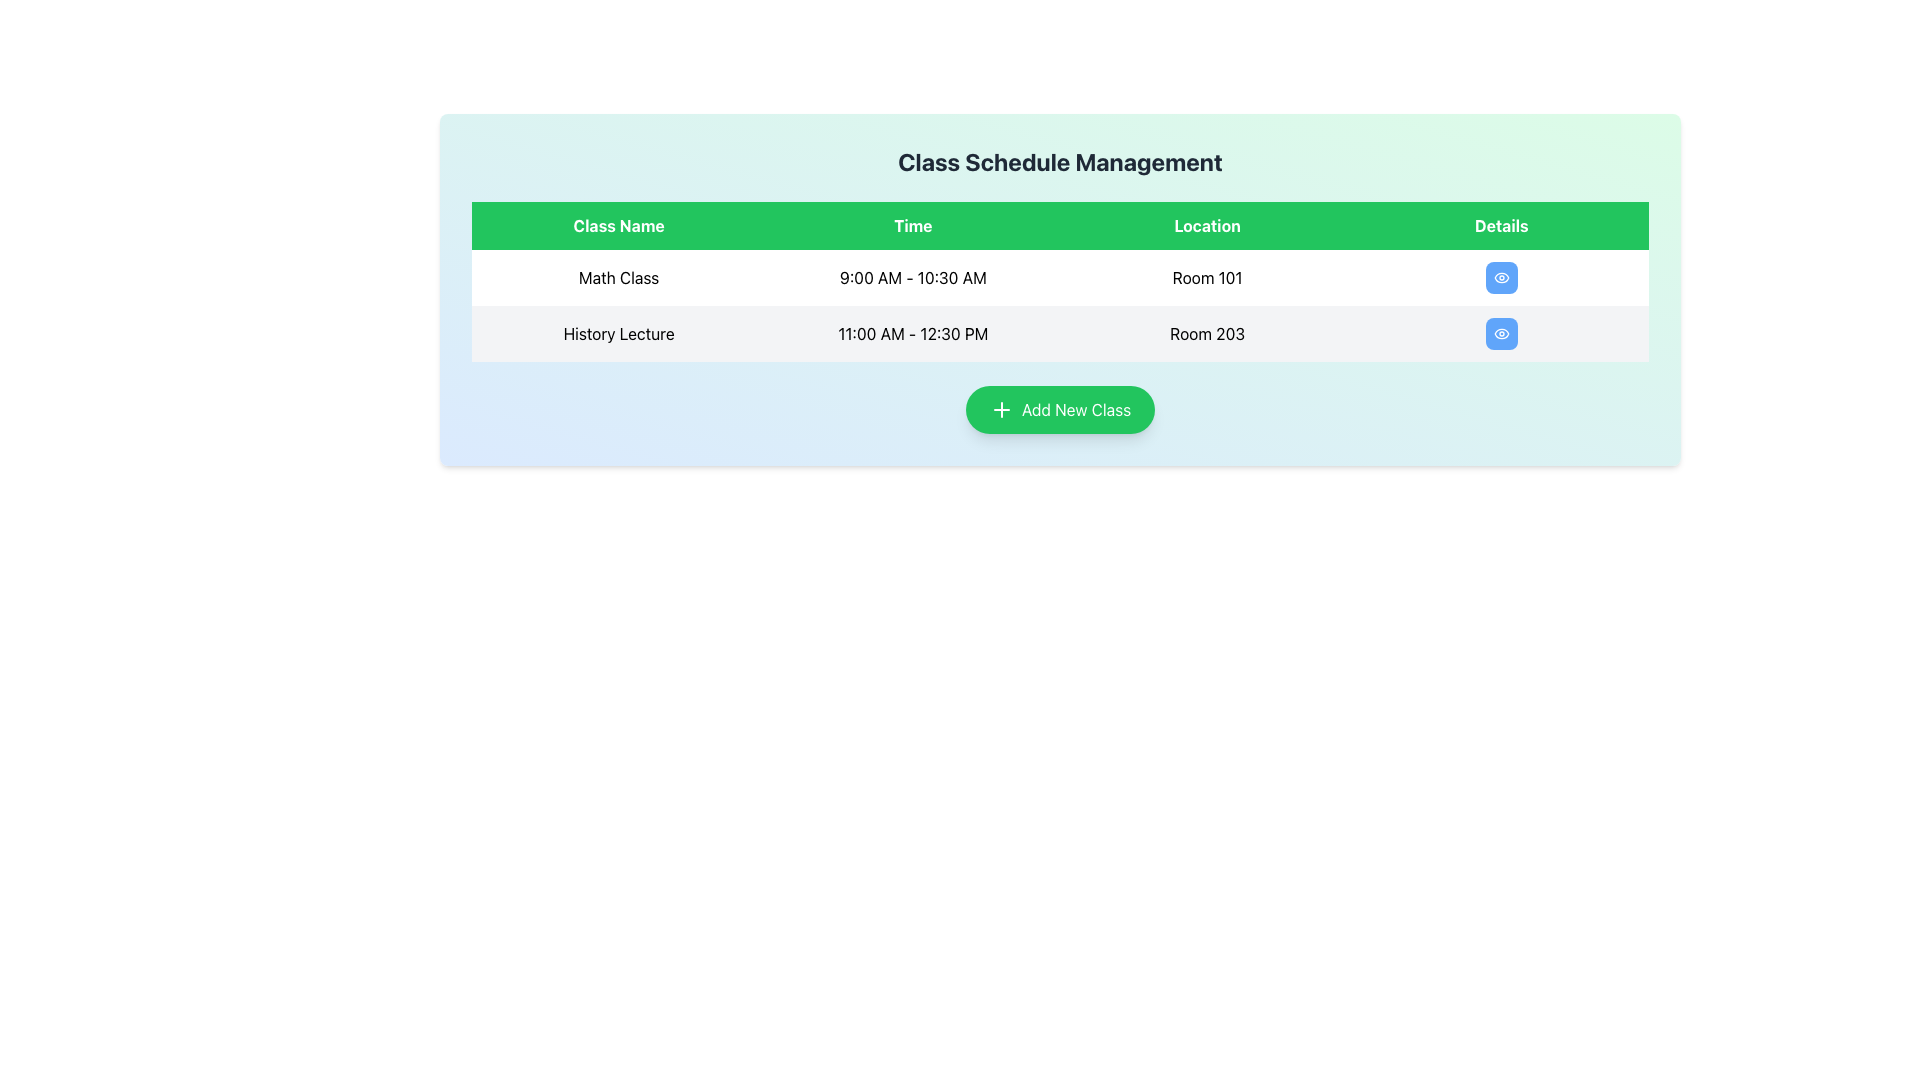 The height and width of the screenshot is (1080, 1920). I want to click on the button in the last row of the table under the 'Details' column, so click(1501, 333).